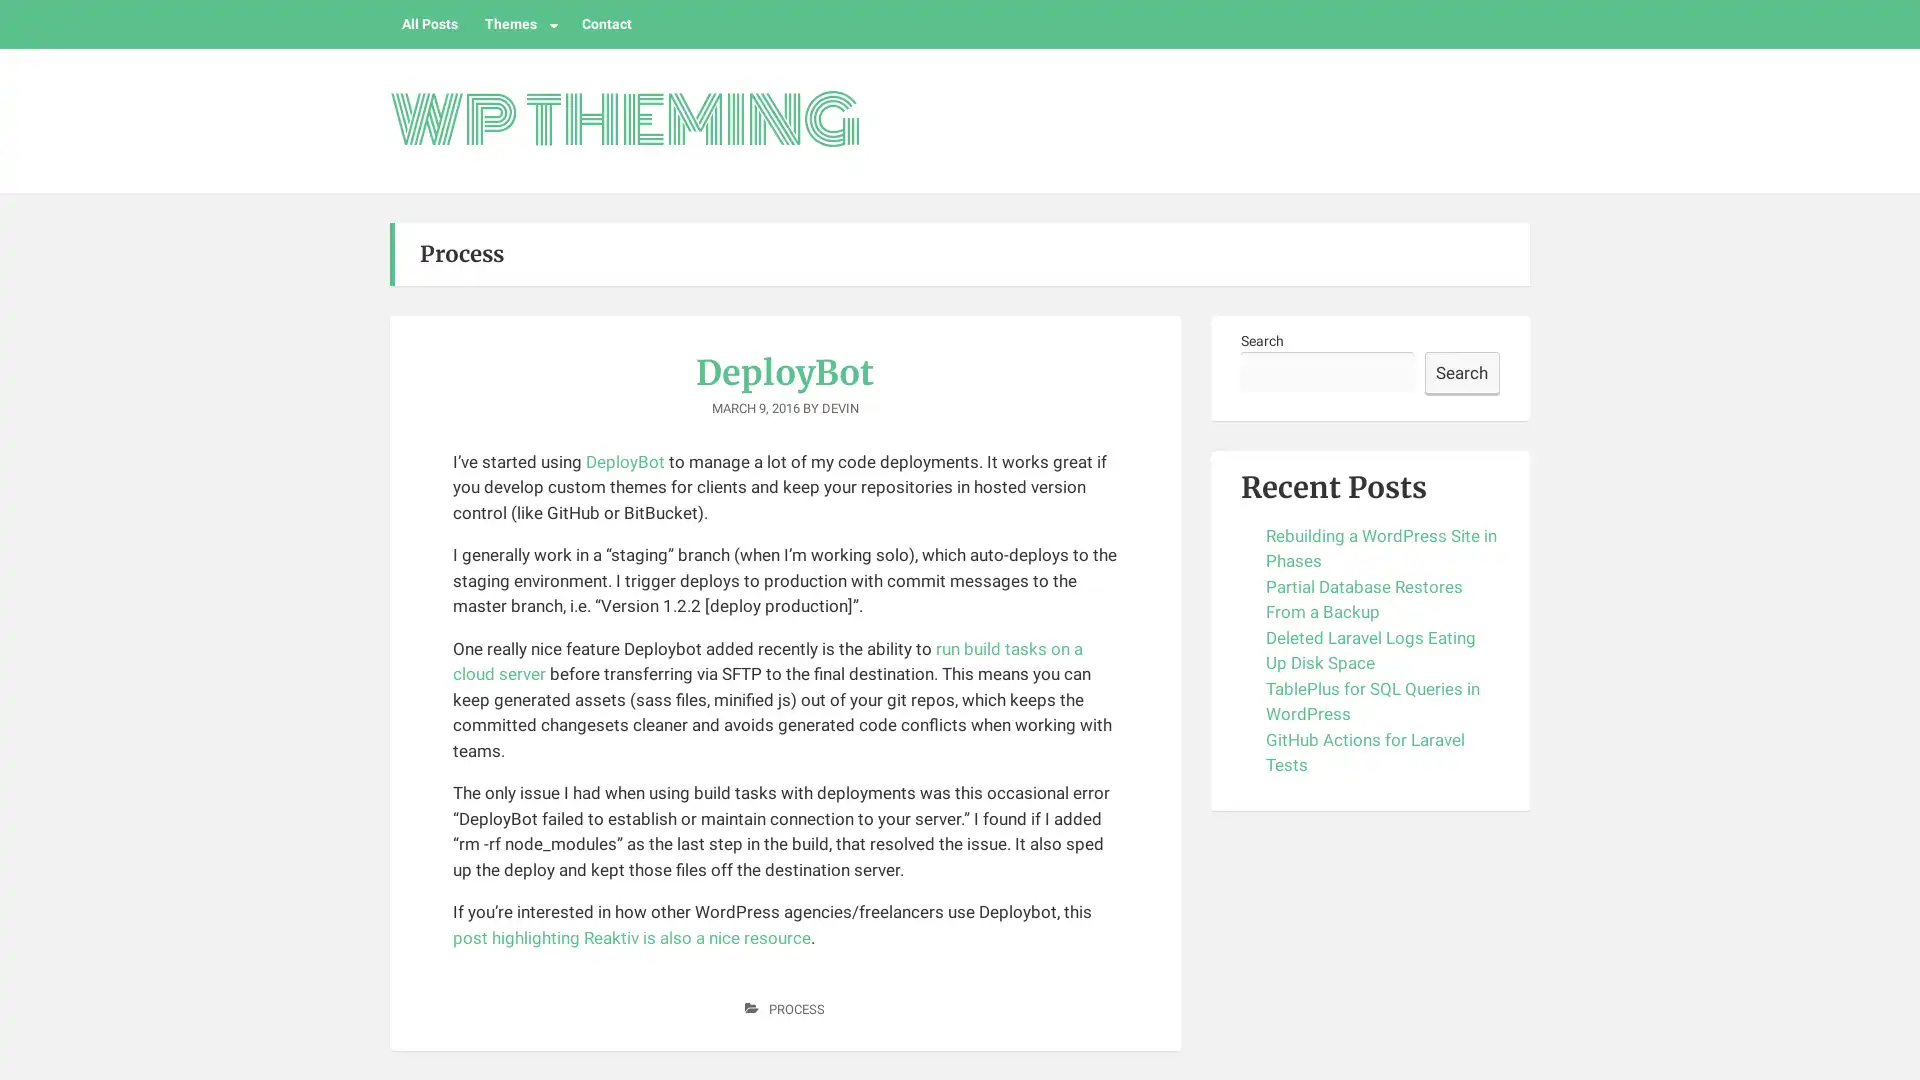  What do you see at coordinates (1462, 373) in the screenshot?
I see `Search` at bounding box center [1462, 373].